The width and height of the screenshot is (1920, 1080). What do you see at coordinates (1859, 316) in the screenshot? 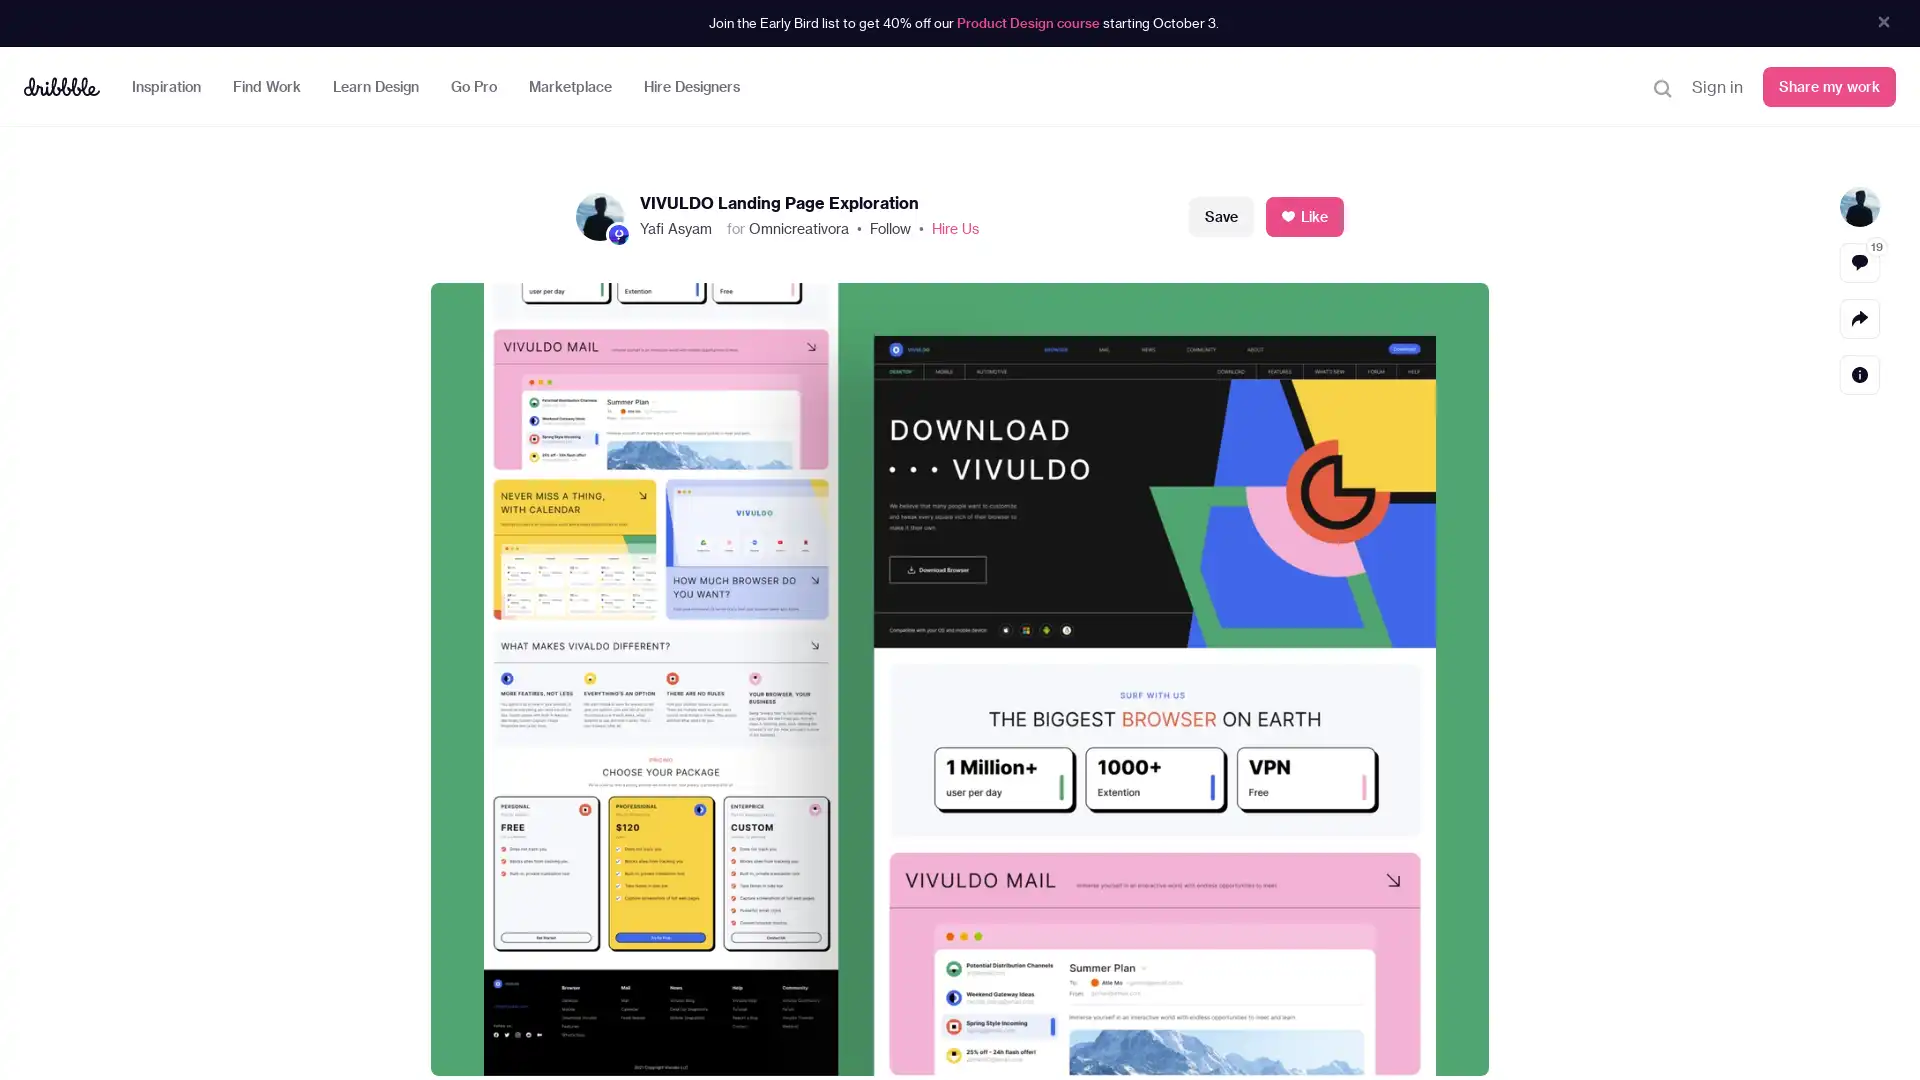
I see `Share actions` at bounding box center [1859, 316].